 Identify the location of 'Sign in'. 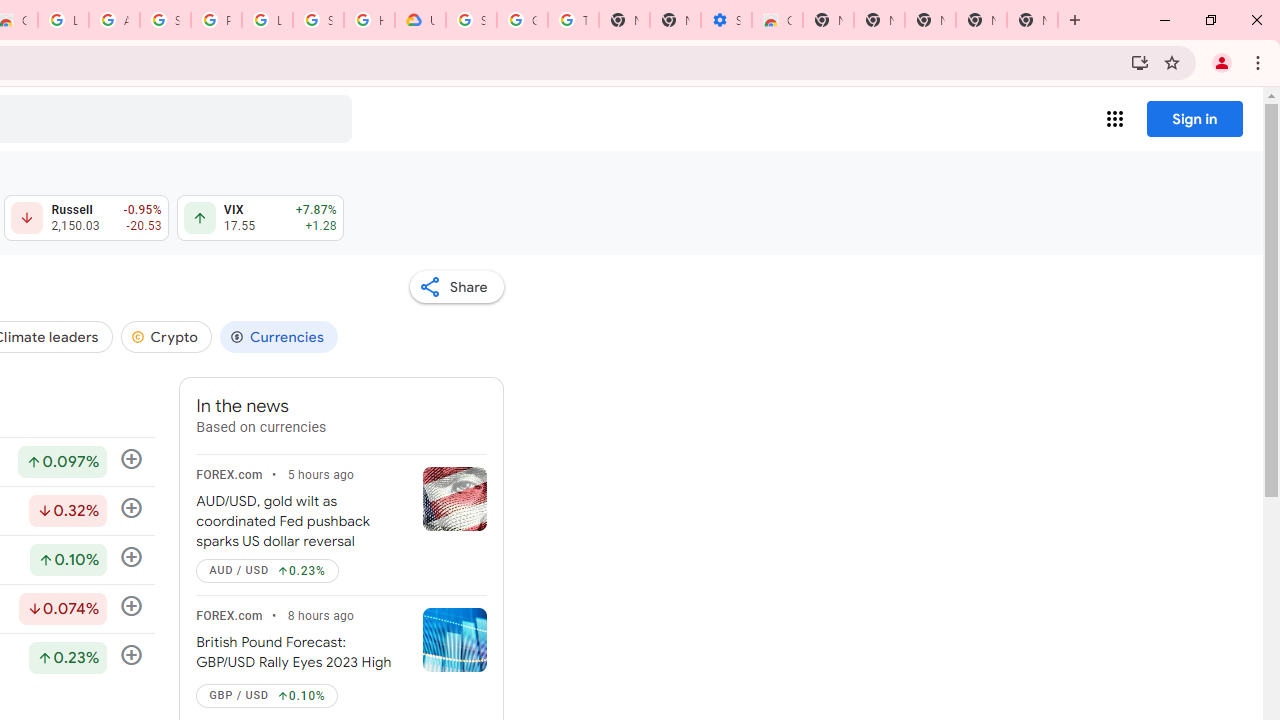
(1194, 118).